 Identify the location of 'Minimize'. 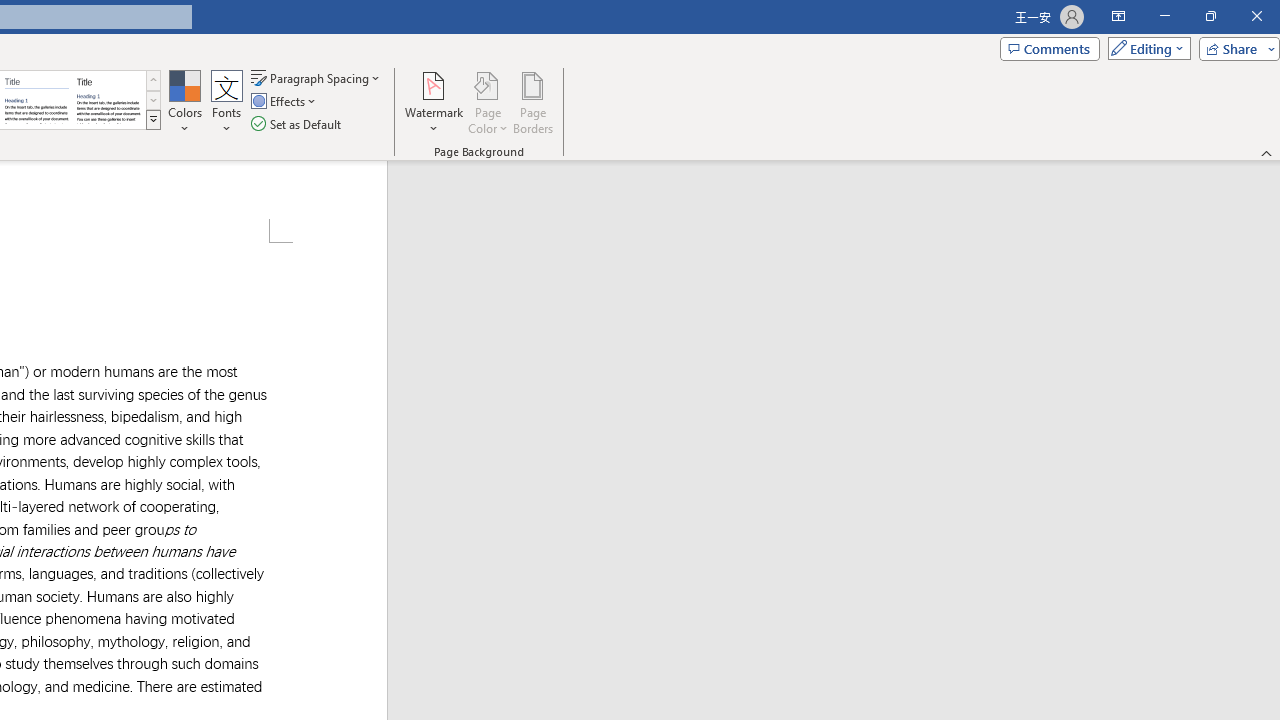
(1164, 16).